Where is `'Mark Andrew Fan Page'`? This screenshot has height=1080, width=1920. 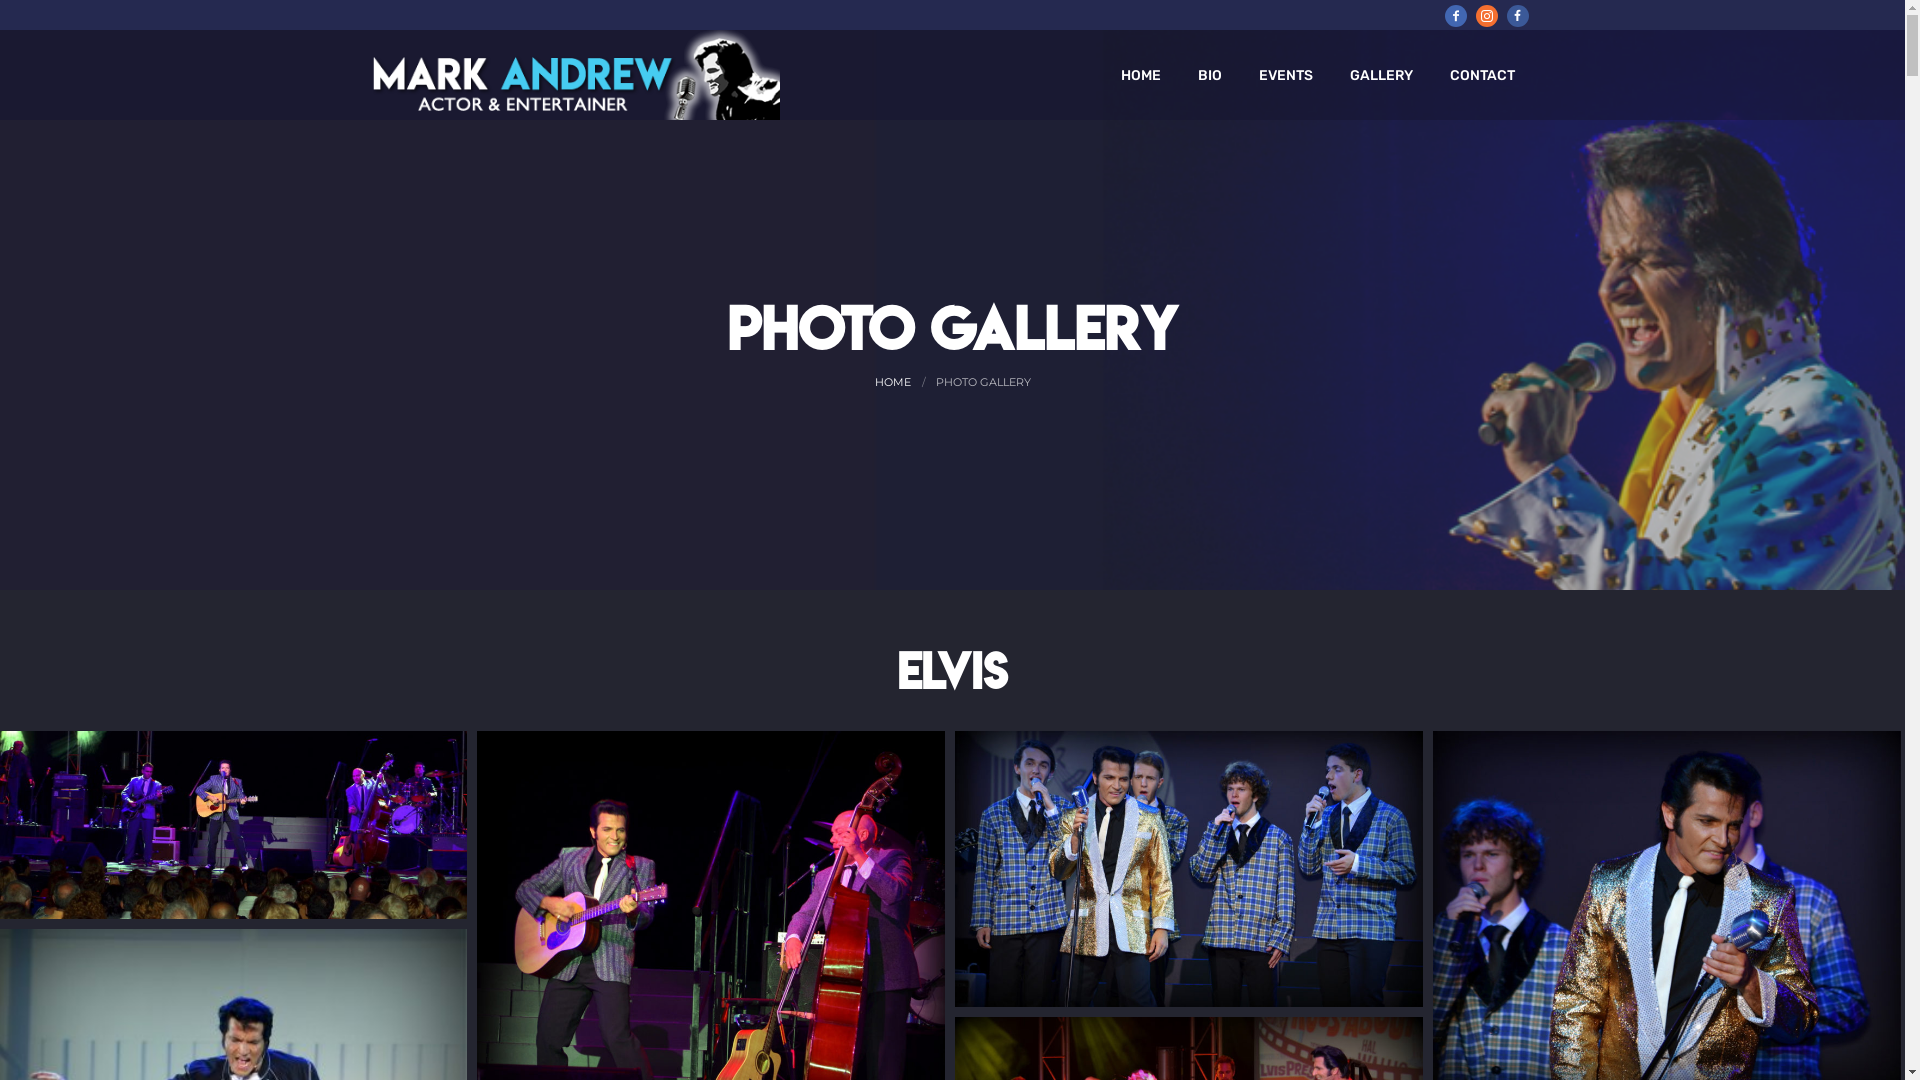 'Mark Andrew Fan Page' is located at coordinates (1516, 15).